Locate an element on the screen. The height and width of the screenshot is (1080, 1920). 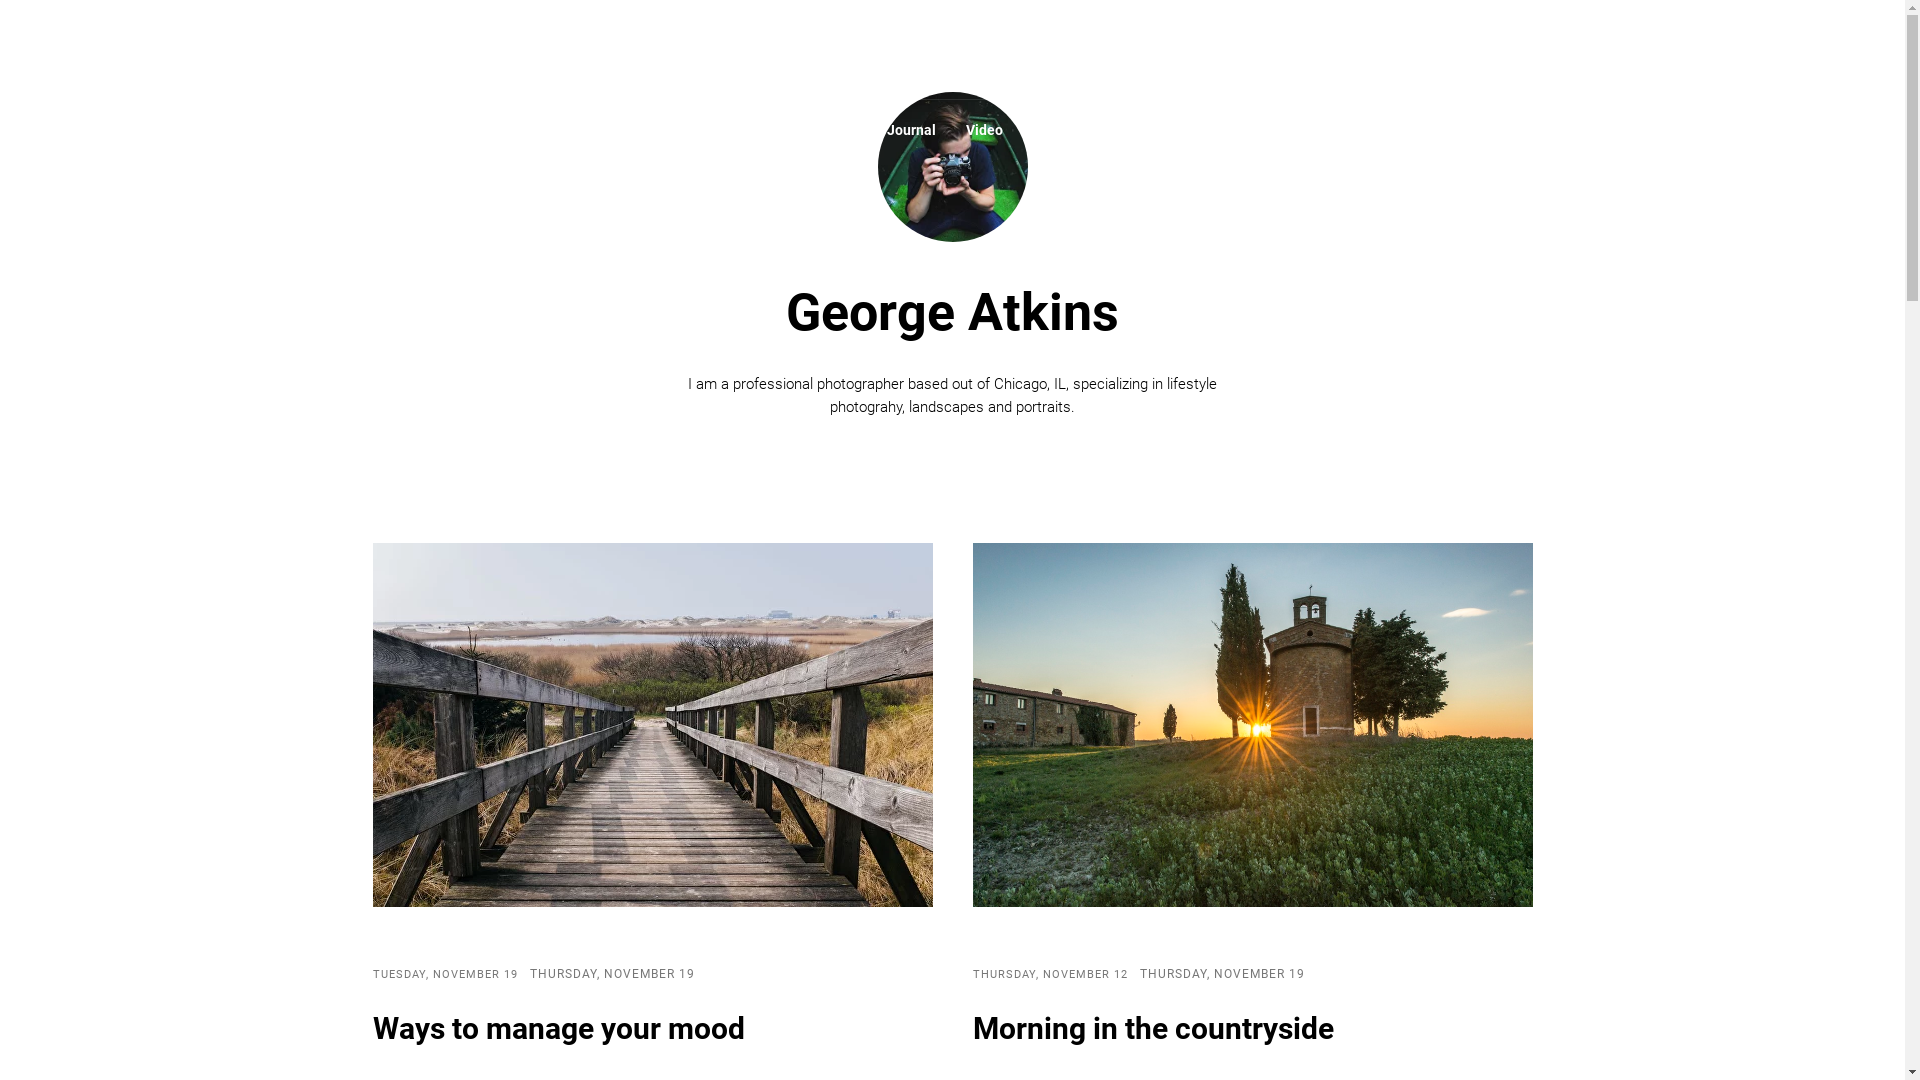
'BIKEPACKING KYRGYZSTAN' is located at coordinates (951, 49).